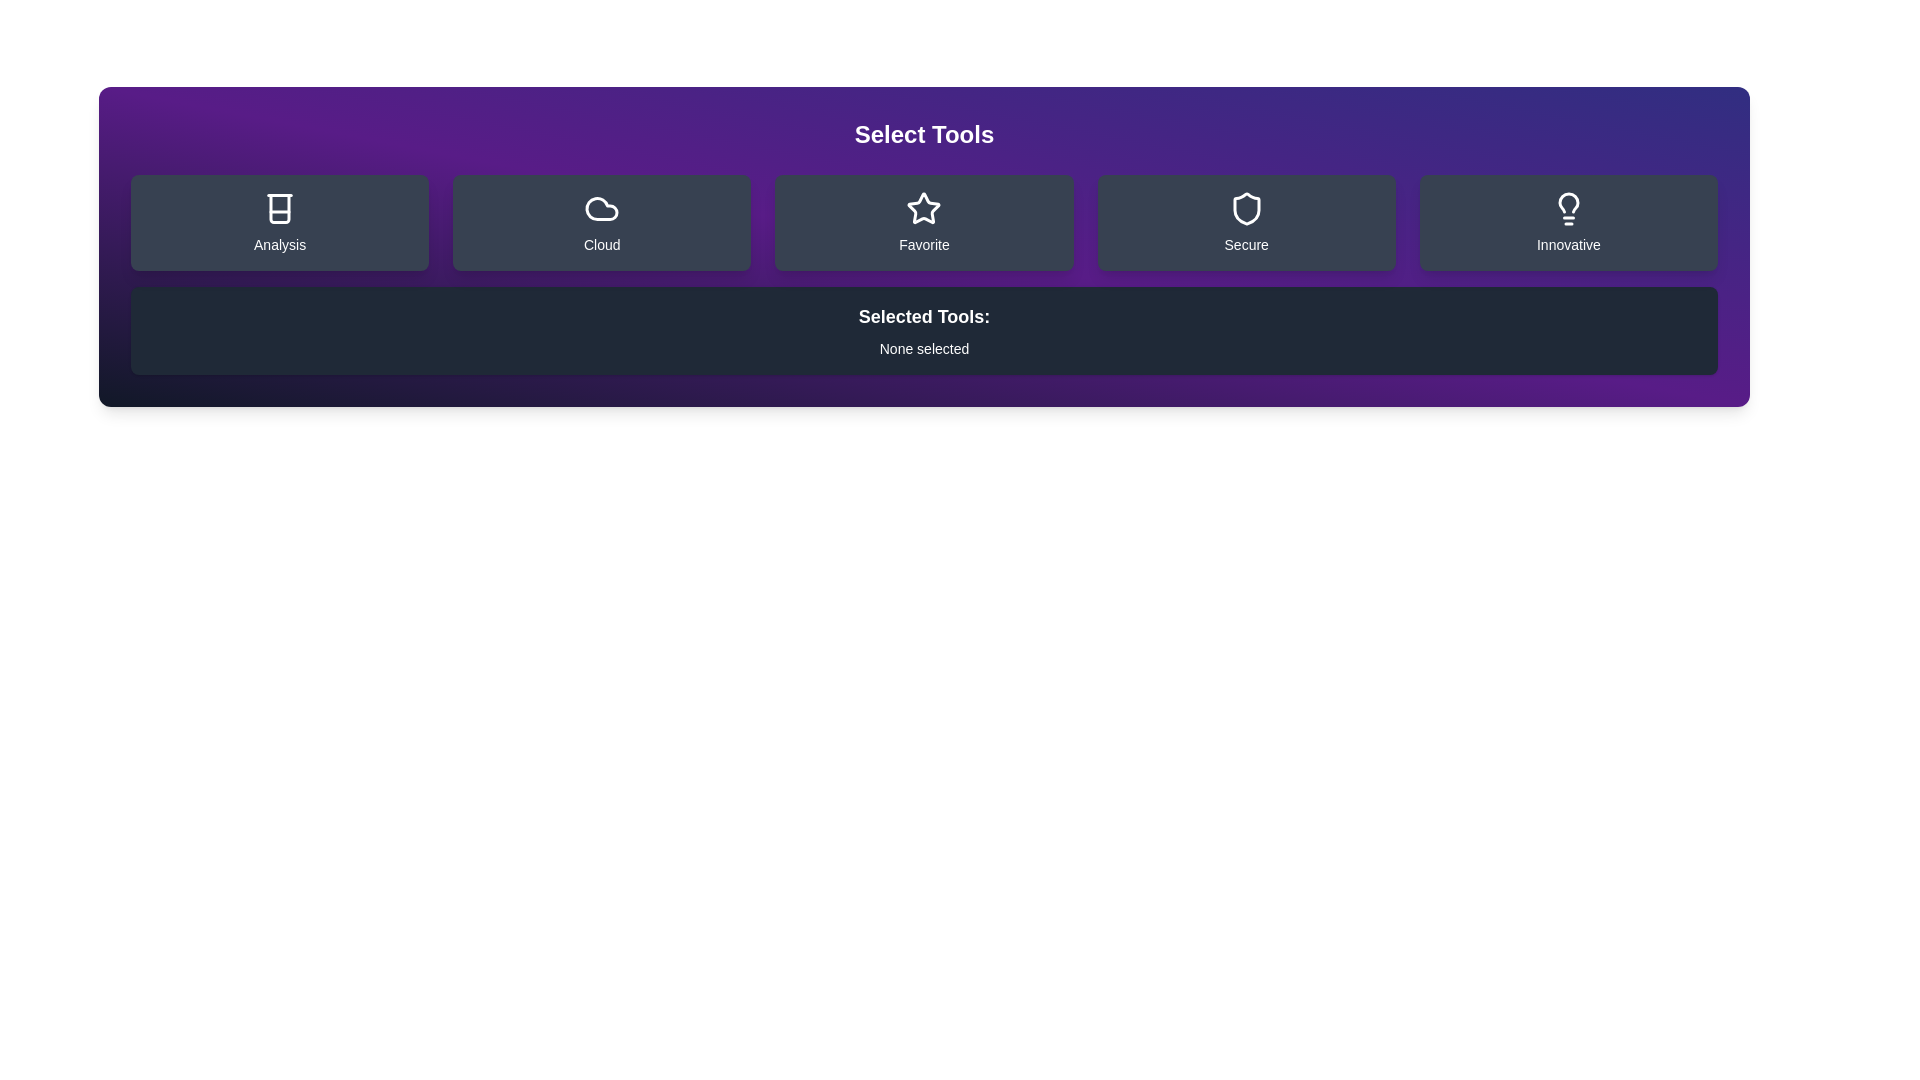 The width and height of the screenshot is (1920, 1080). Describe the element at coordinates (923, 315) in the screenshot. I see `the Text Label that signifies the topic or section detailing the tools selected by the user, which is positioned above the sibling element displaying 'None selected'` at that location.